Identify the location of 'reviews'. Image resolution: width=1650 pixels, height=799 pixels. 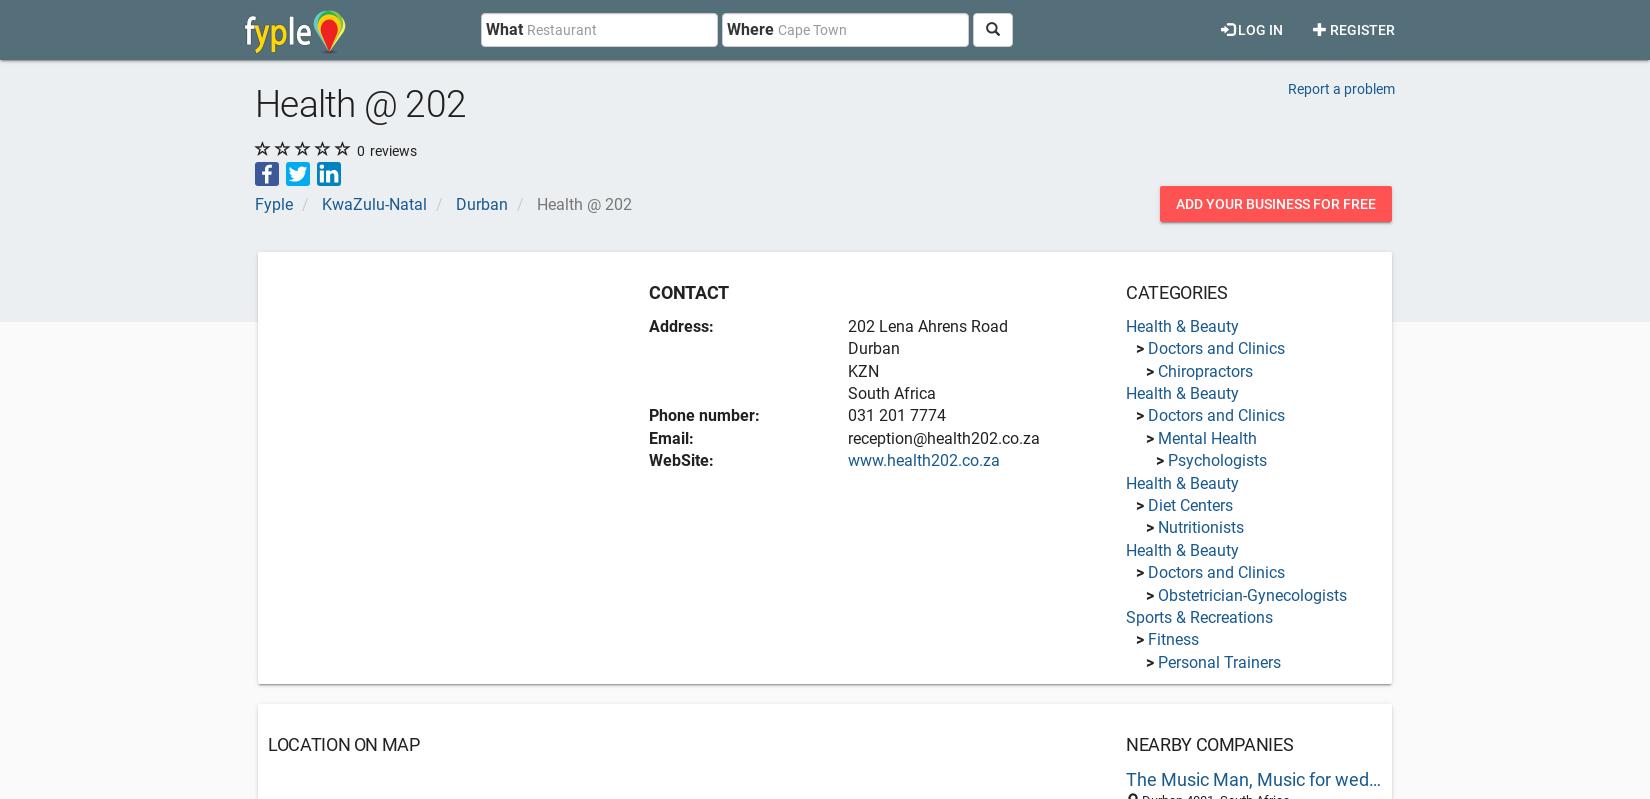
(392, 149).